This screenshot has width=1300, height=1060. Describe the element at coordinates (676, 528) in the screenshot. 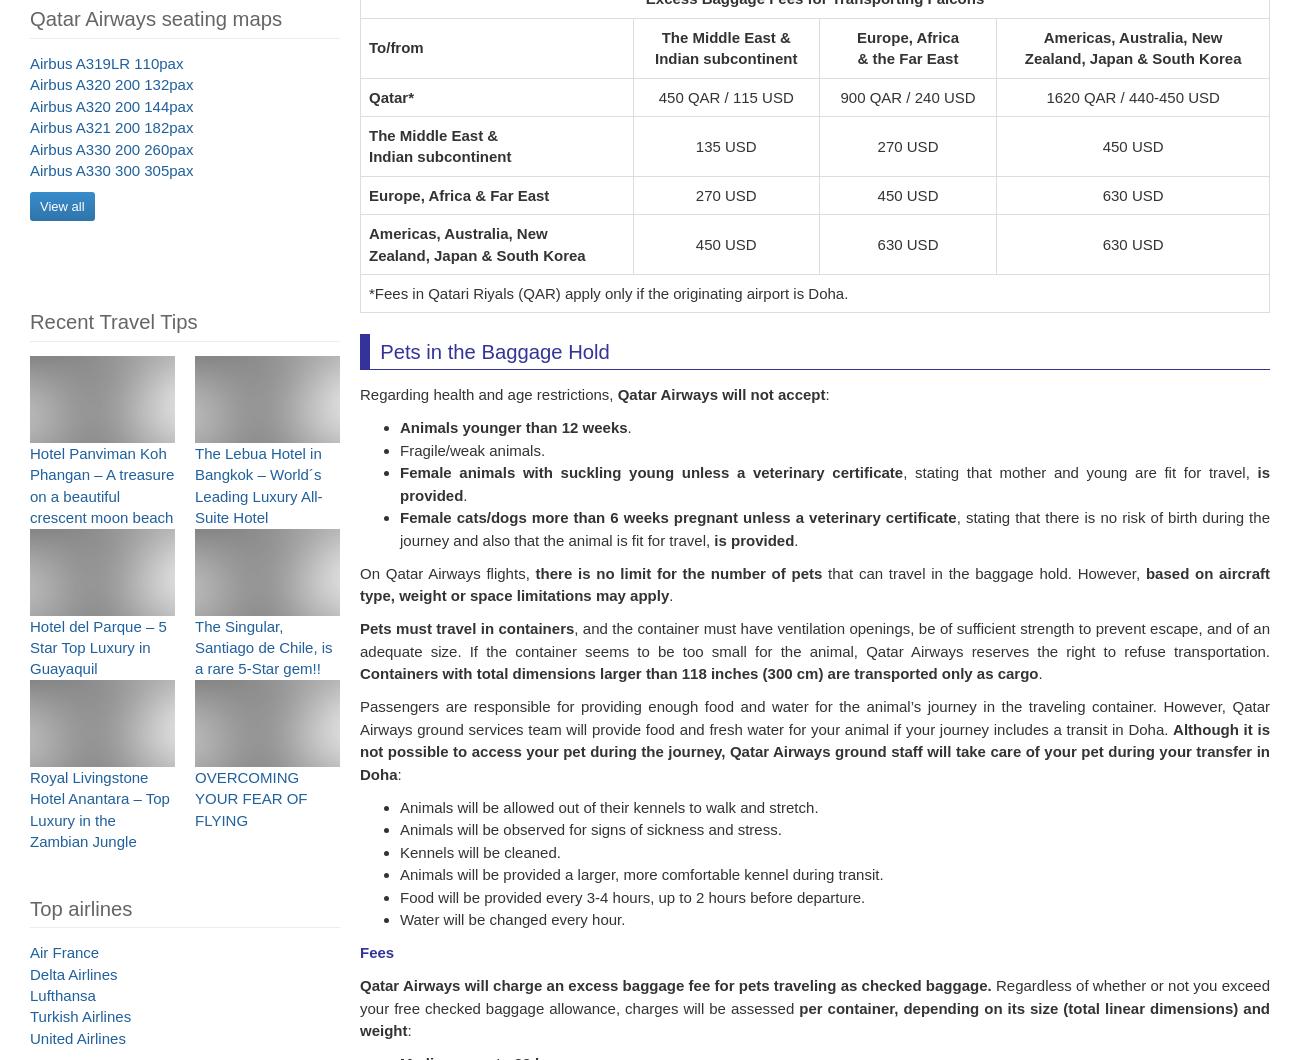

I see `'Female cats/dogs more than 6 weeks pregnant unless a veterinary certificate'` at that location.